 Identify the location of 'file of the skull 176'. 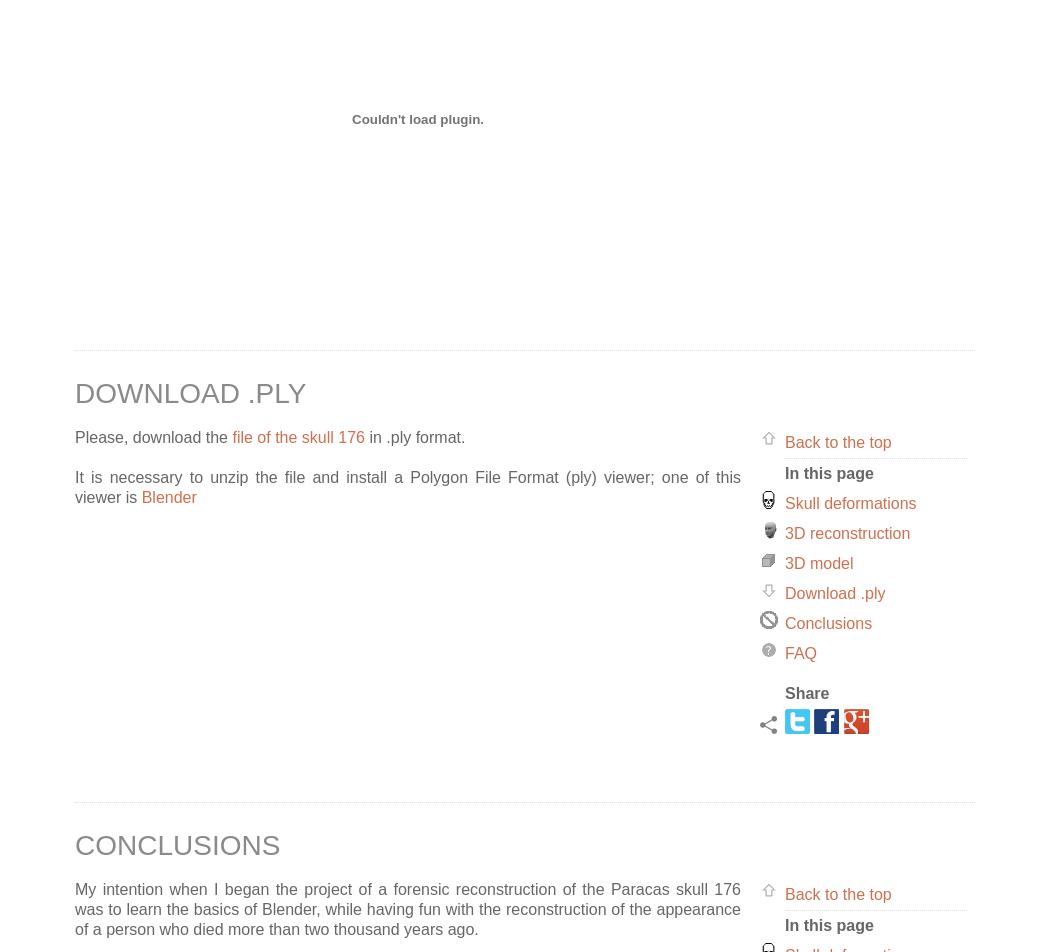
(296, 436).